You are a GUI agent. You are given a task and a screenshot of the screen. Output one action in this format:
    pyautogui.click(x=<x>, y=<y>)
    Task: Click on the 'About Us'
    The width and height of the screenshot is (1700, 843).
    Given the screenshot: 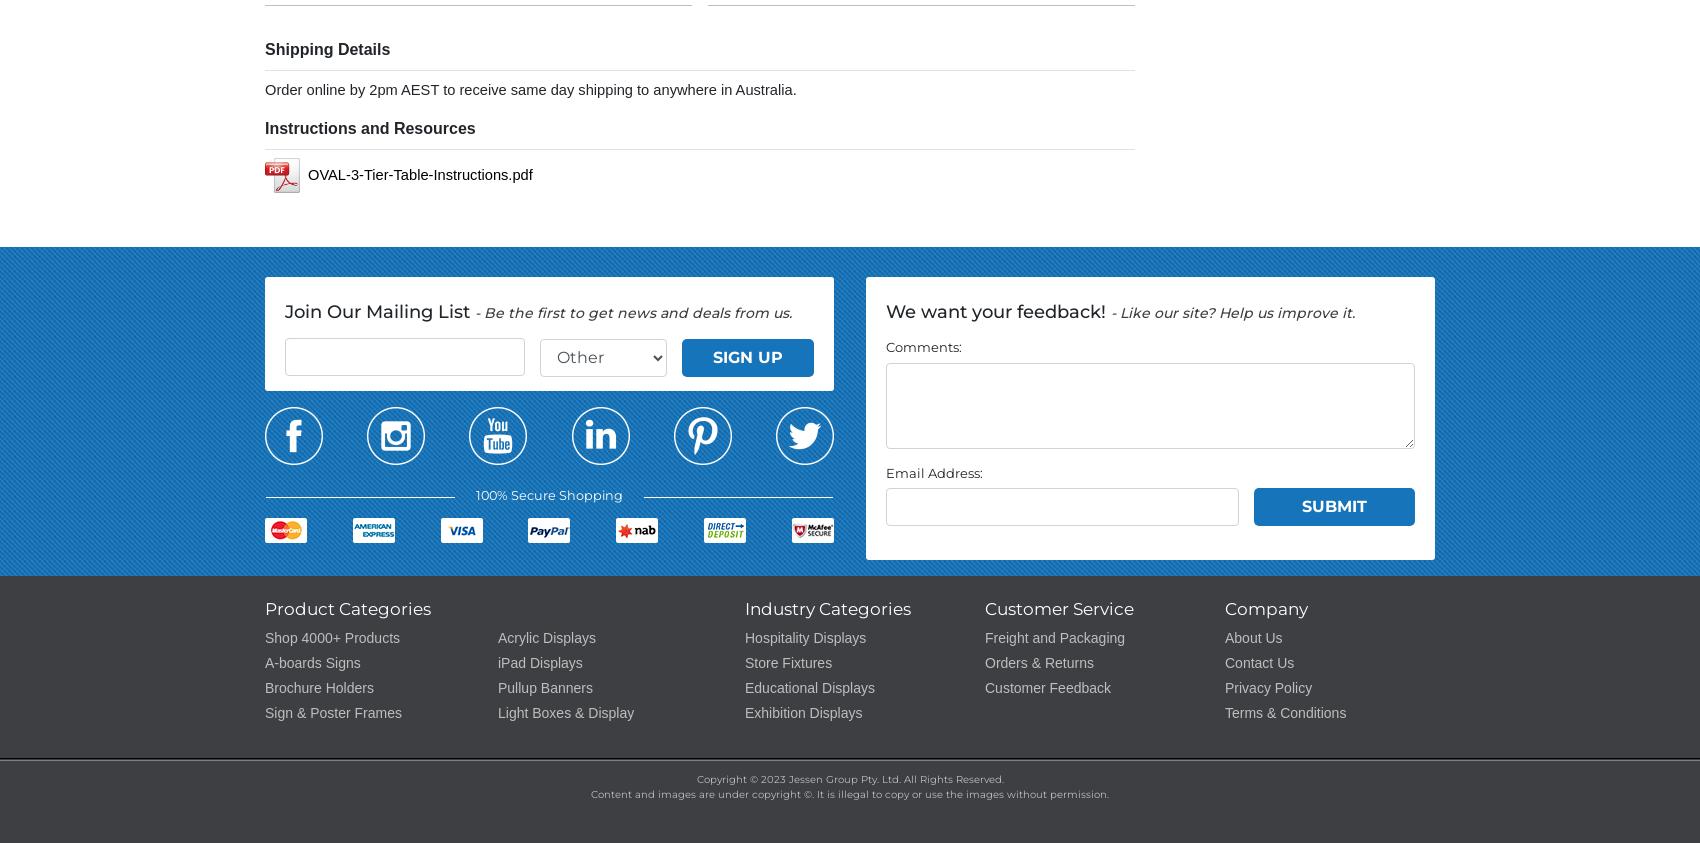 What is the action you would take?
    pyautogui.click(x=1252, y=636)
    